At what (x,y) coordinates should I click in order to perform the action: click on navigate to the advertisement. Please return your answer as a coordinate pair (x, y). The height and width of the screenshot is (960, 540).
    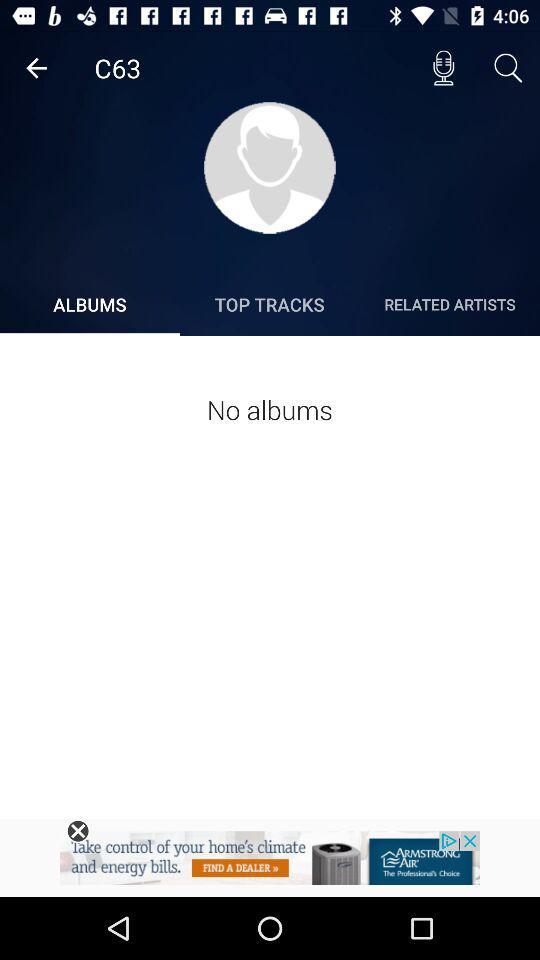
    Looking at the image, I should click on (270, 863).